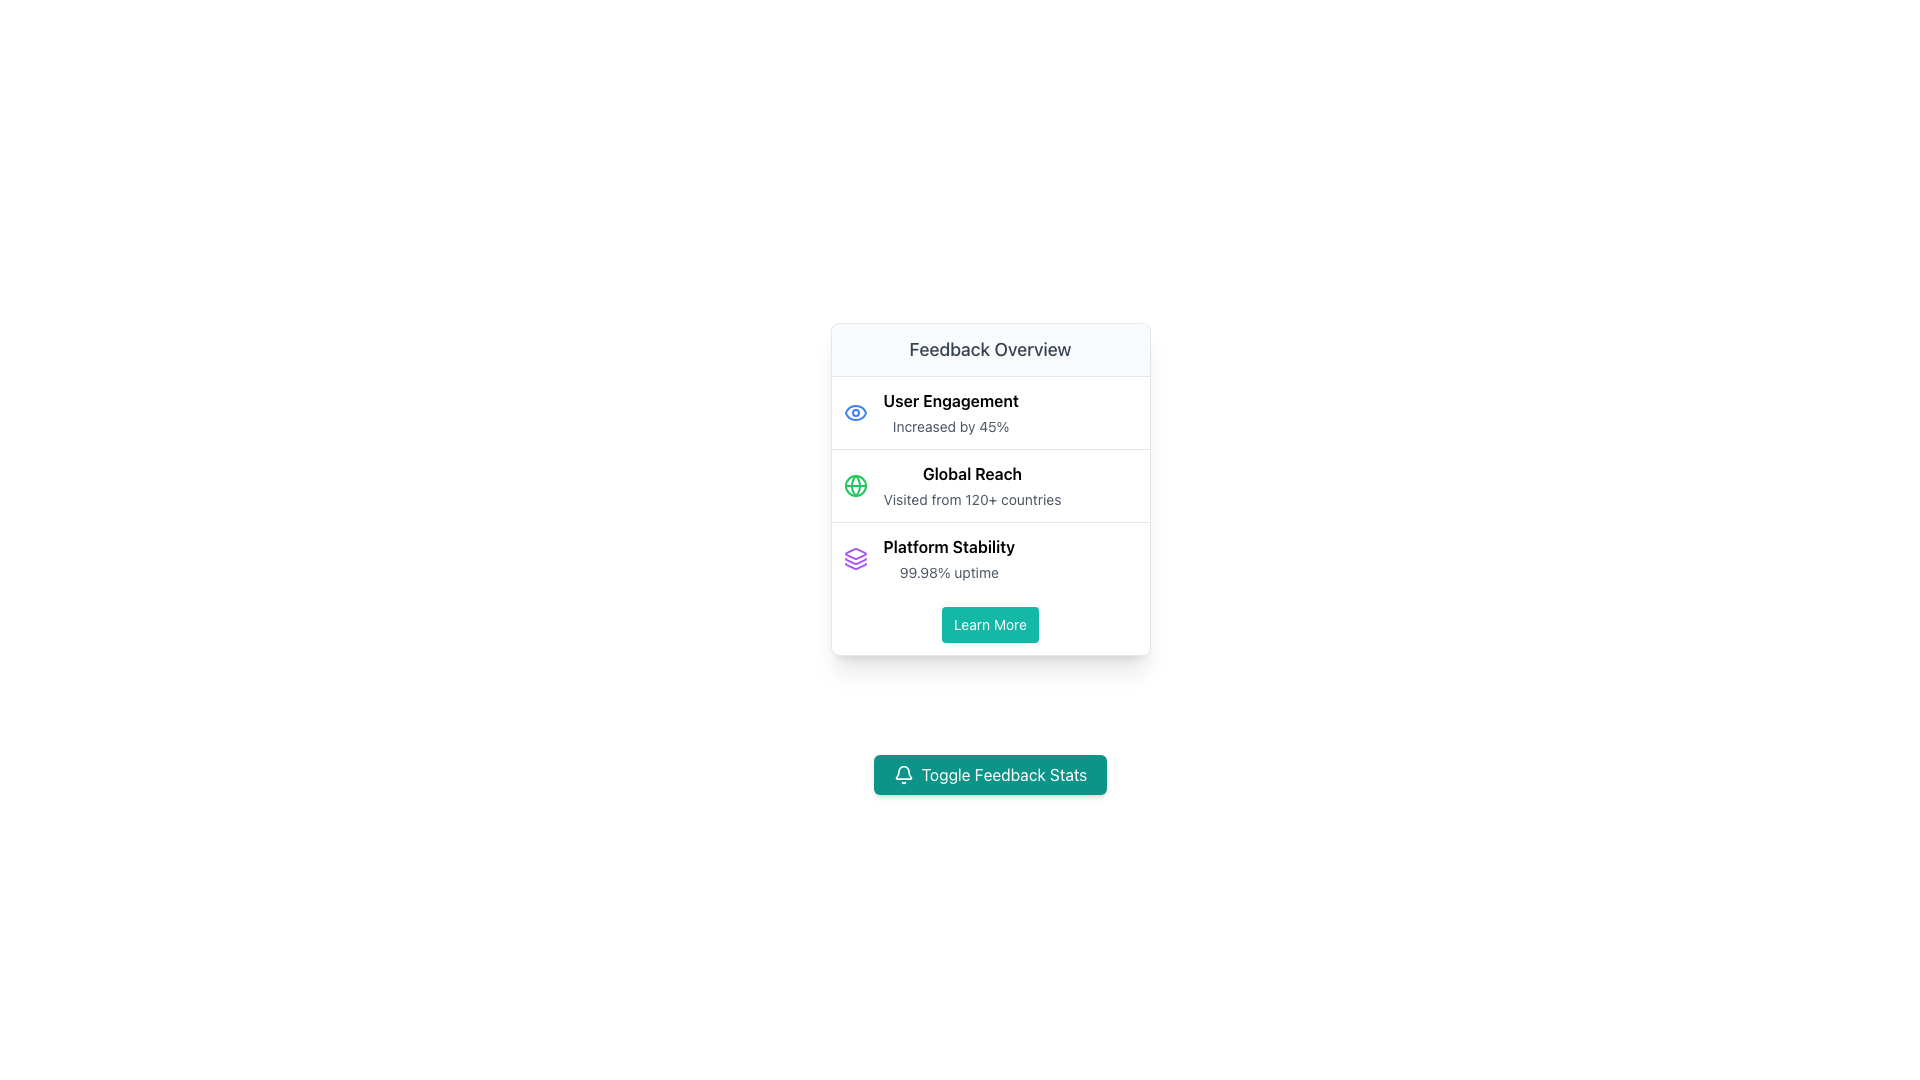  What do you see at coordinates (855, 559) in the screenshot?
I see `the purple icon shaped like a stack of layers, located to the left of the text 'Platform Stability' in the third row of the card titled 'Feedback Overview'` at bounding box center [855, 559].